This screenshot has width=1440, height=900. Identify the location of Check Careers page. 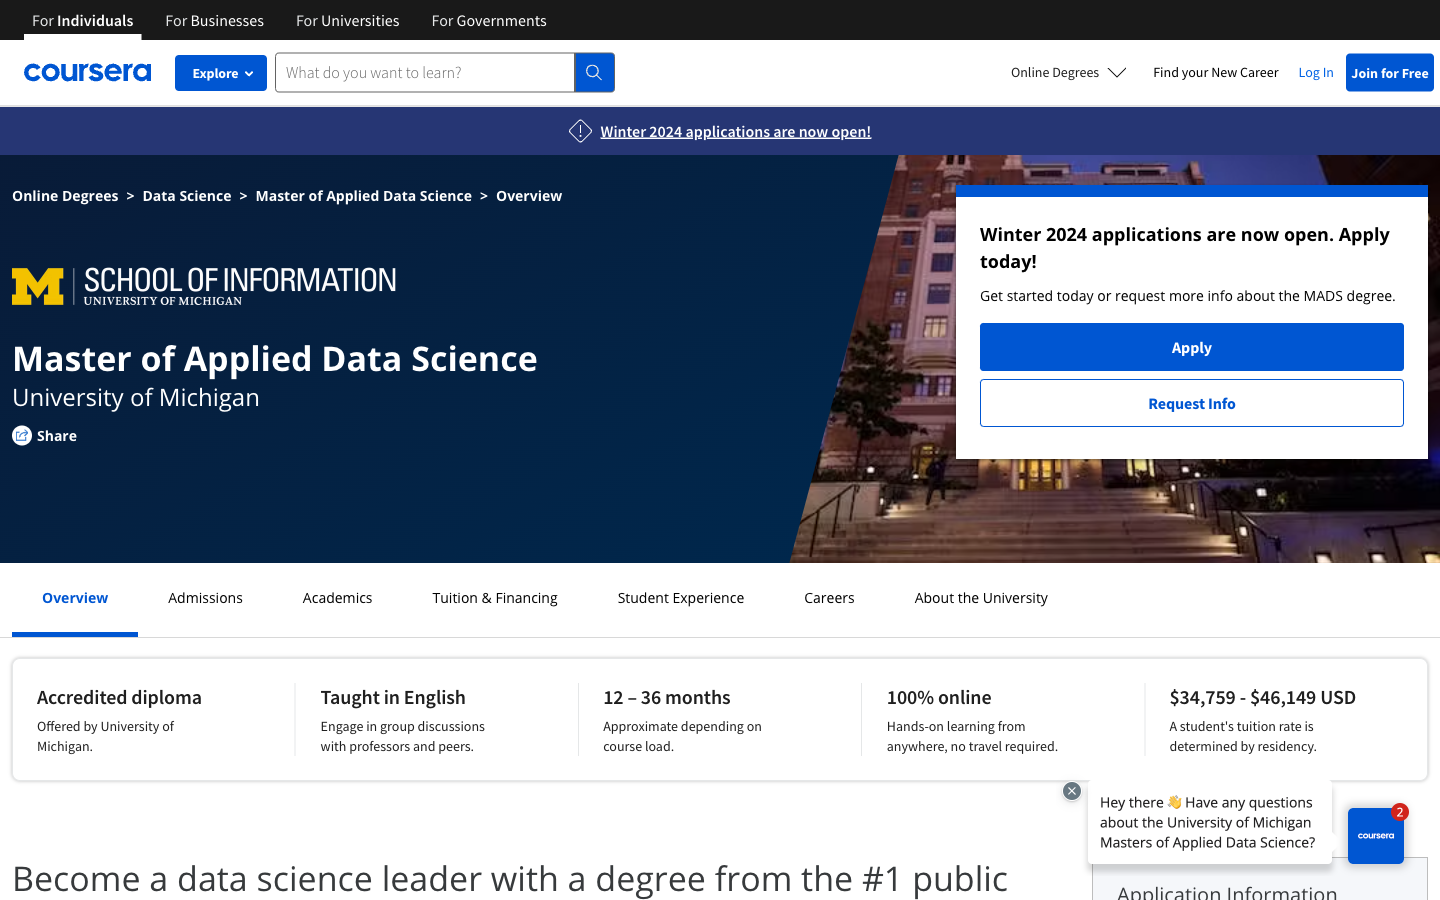
(829, 597).